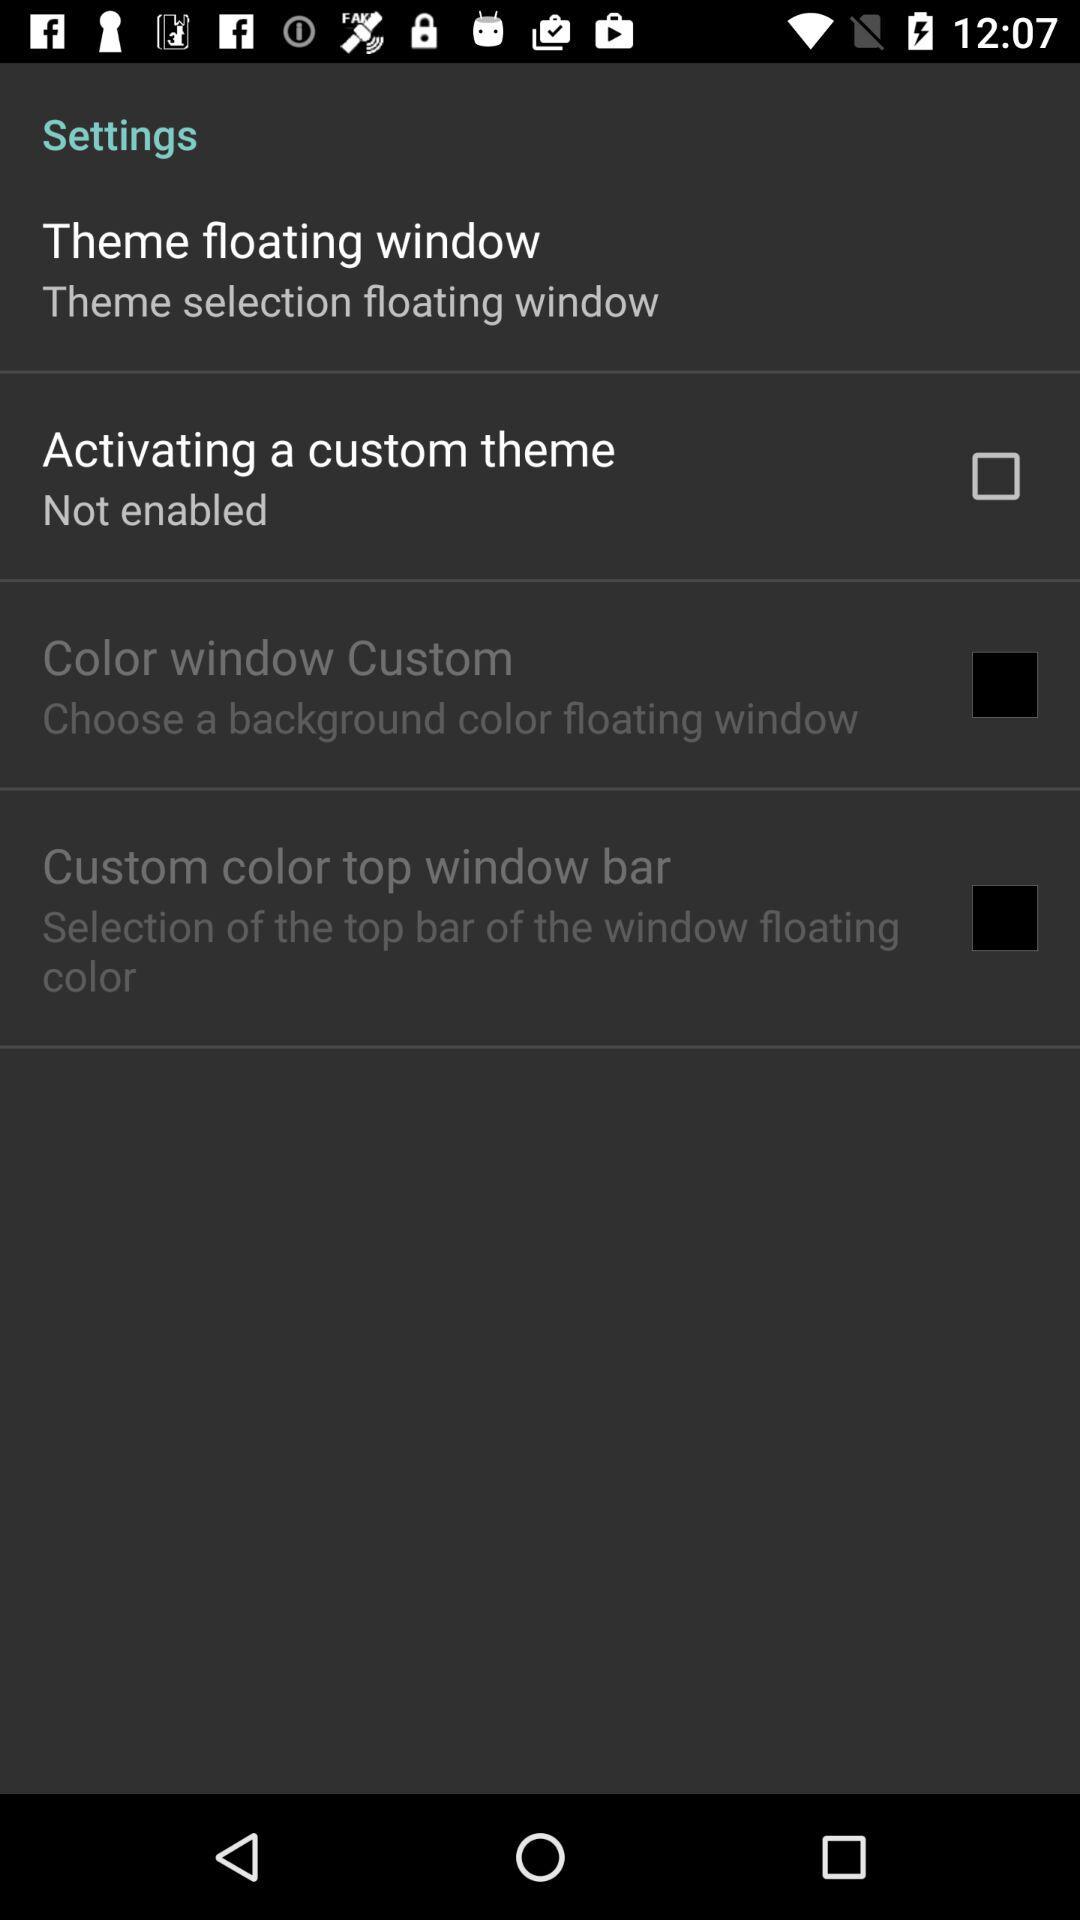  Describe the element at coordinates (450, 716) in the screenshot. I see `item above the custom color top item` at that location.